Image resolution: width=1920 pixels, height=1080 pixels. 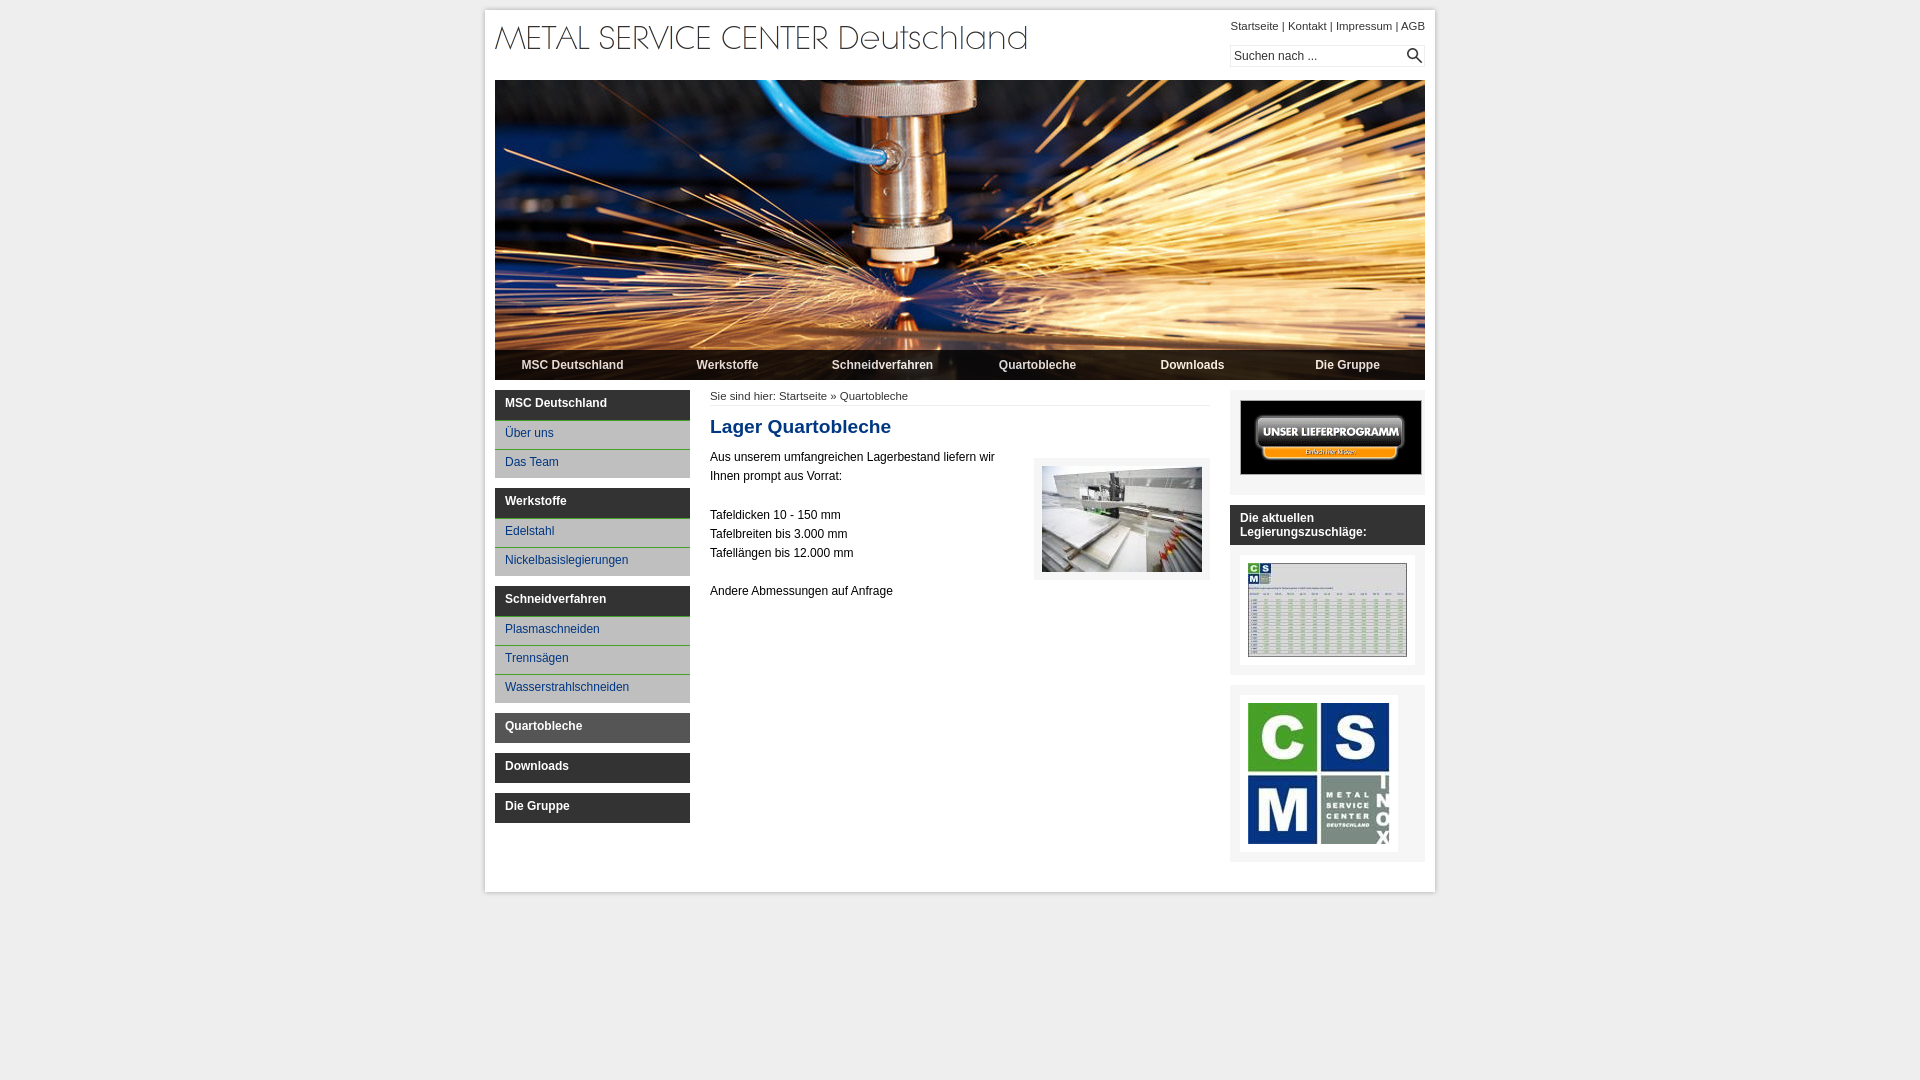 I want to click on 'Impressum', so click(x=1362, y=26).